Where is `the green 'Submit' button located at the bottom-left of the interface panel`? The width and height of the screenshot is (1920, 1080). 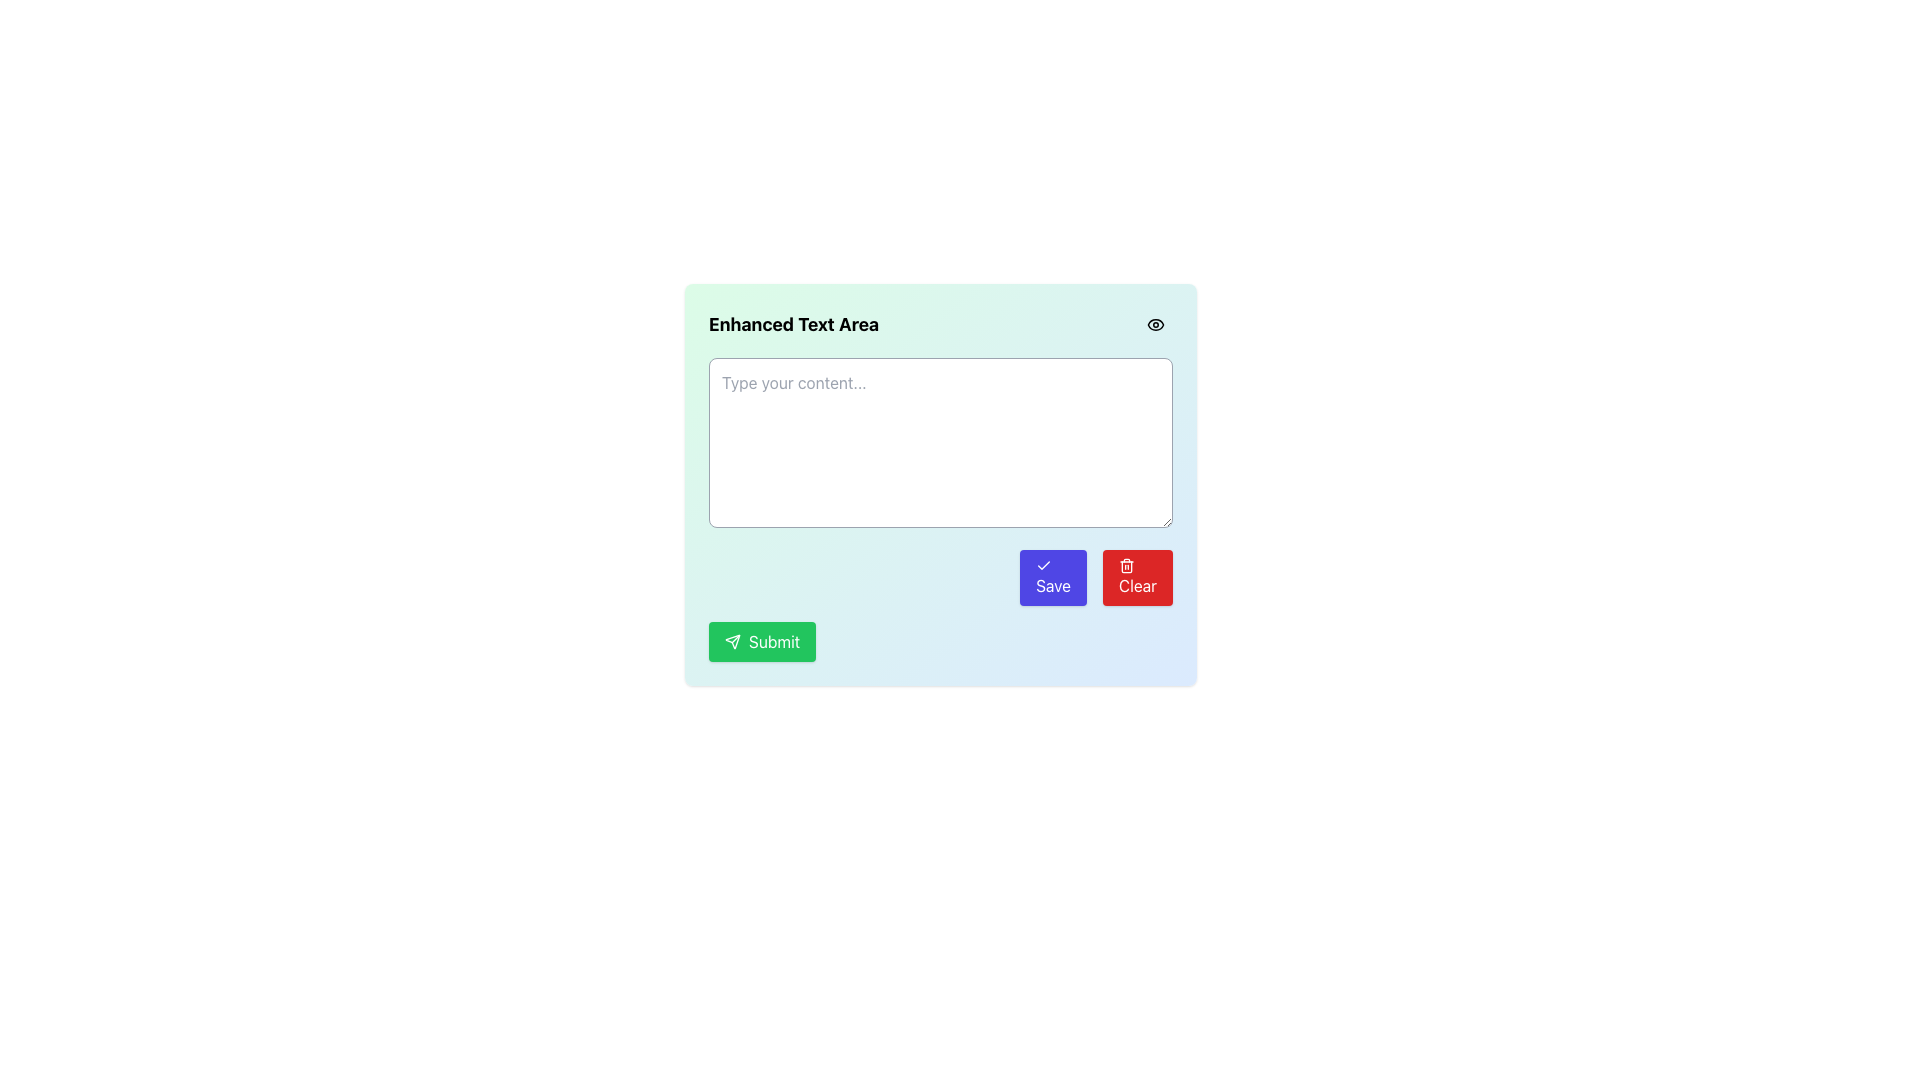 the green 'Submit' button located at the bottom-left of the interface panel is located at coordinates (732, 641).